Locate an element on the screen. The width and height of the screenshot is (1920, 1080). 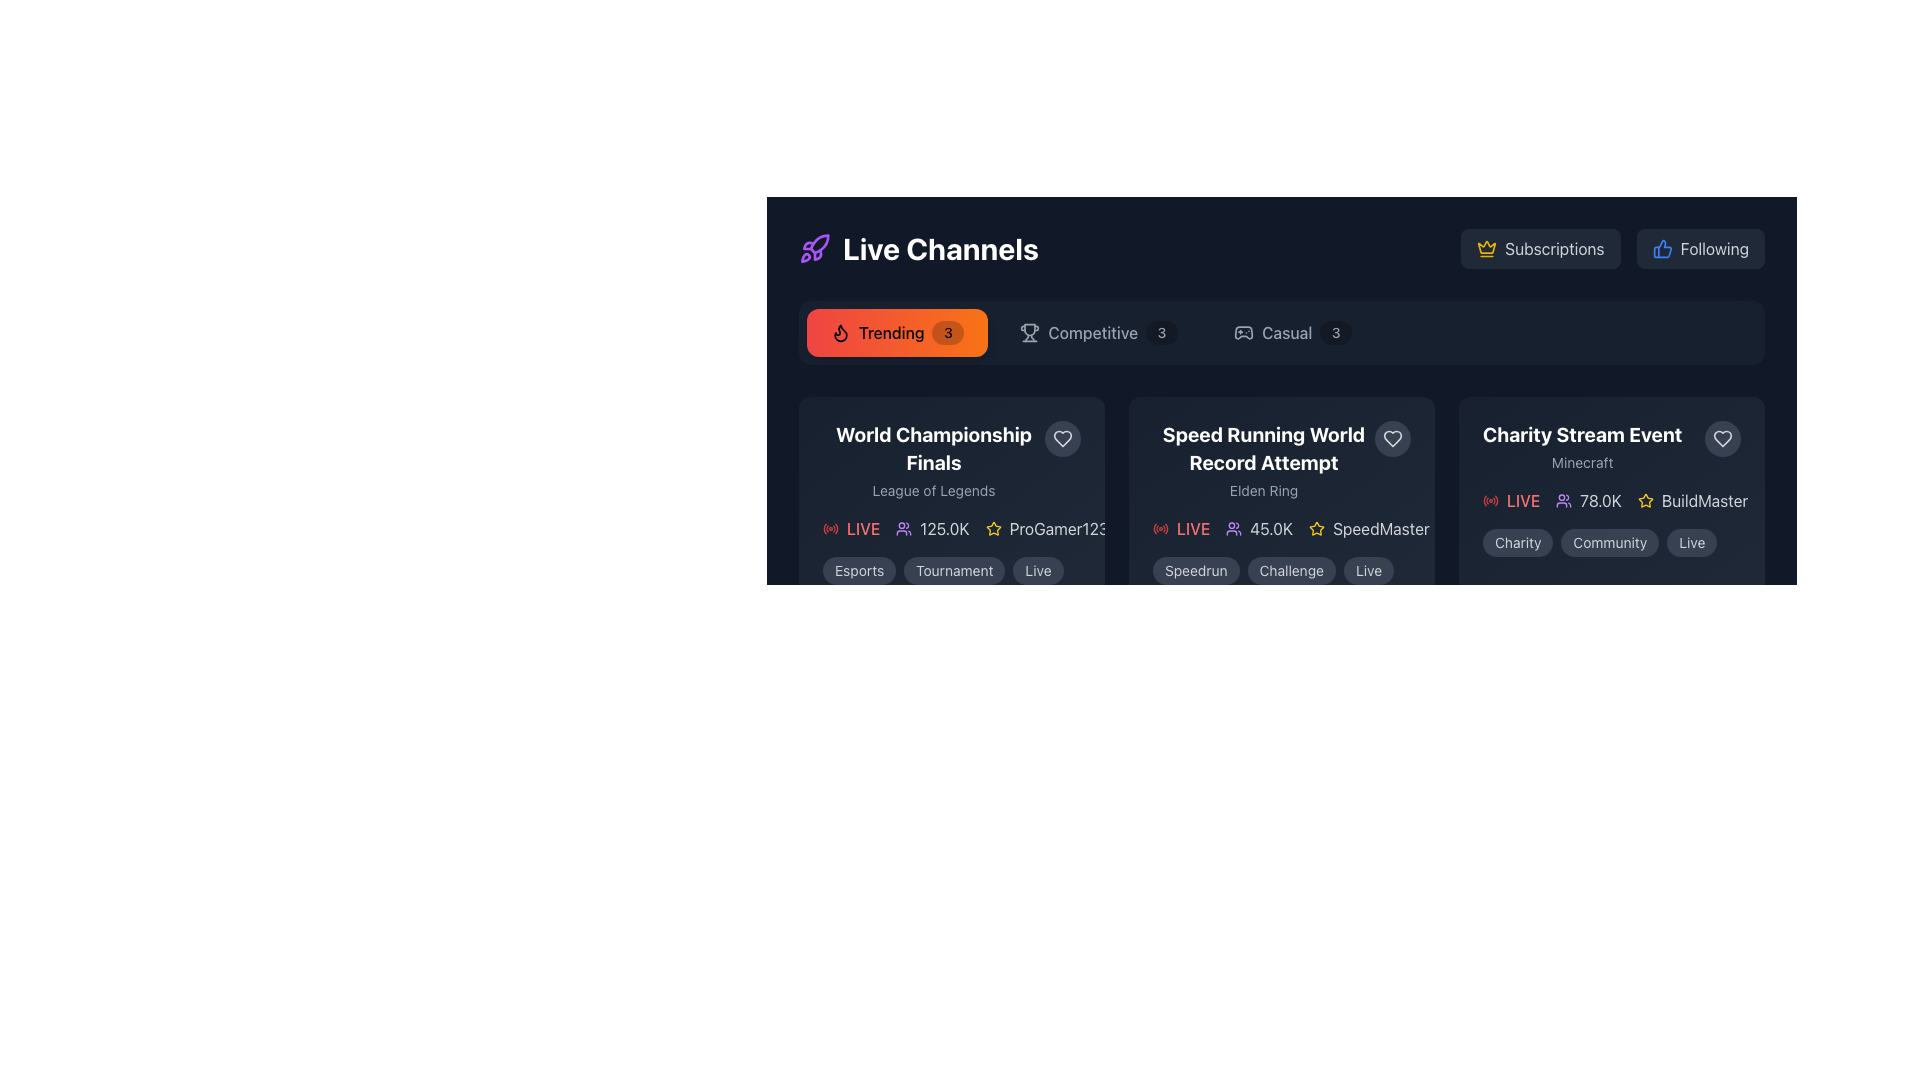
the 'Following' button located on the right side of the navigation bar, adjacent to the 'Subscriptions' button is located at coordinates (1698, 248).